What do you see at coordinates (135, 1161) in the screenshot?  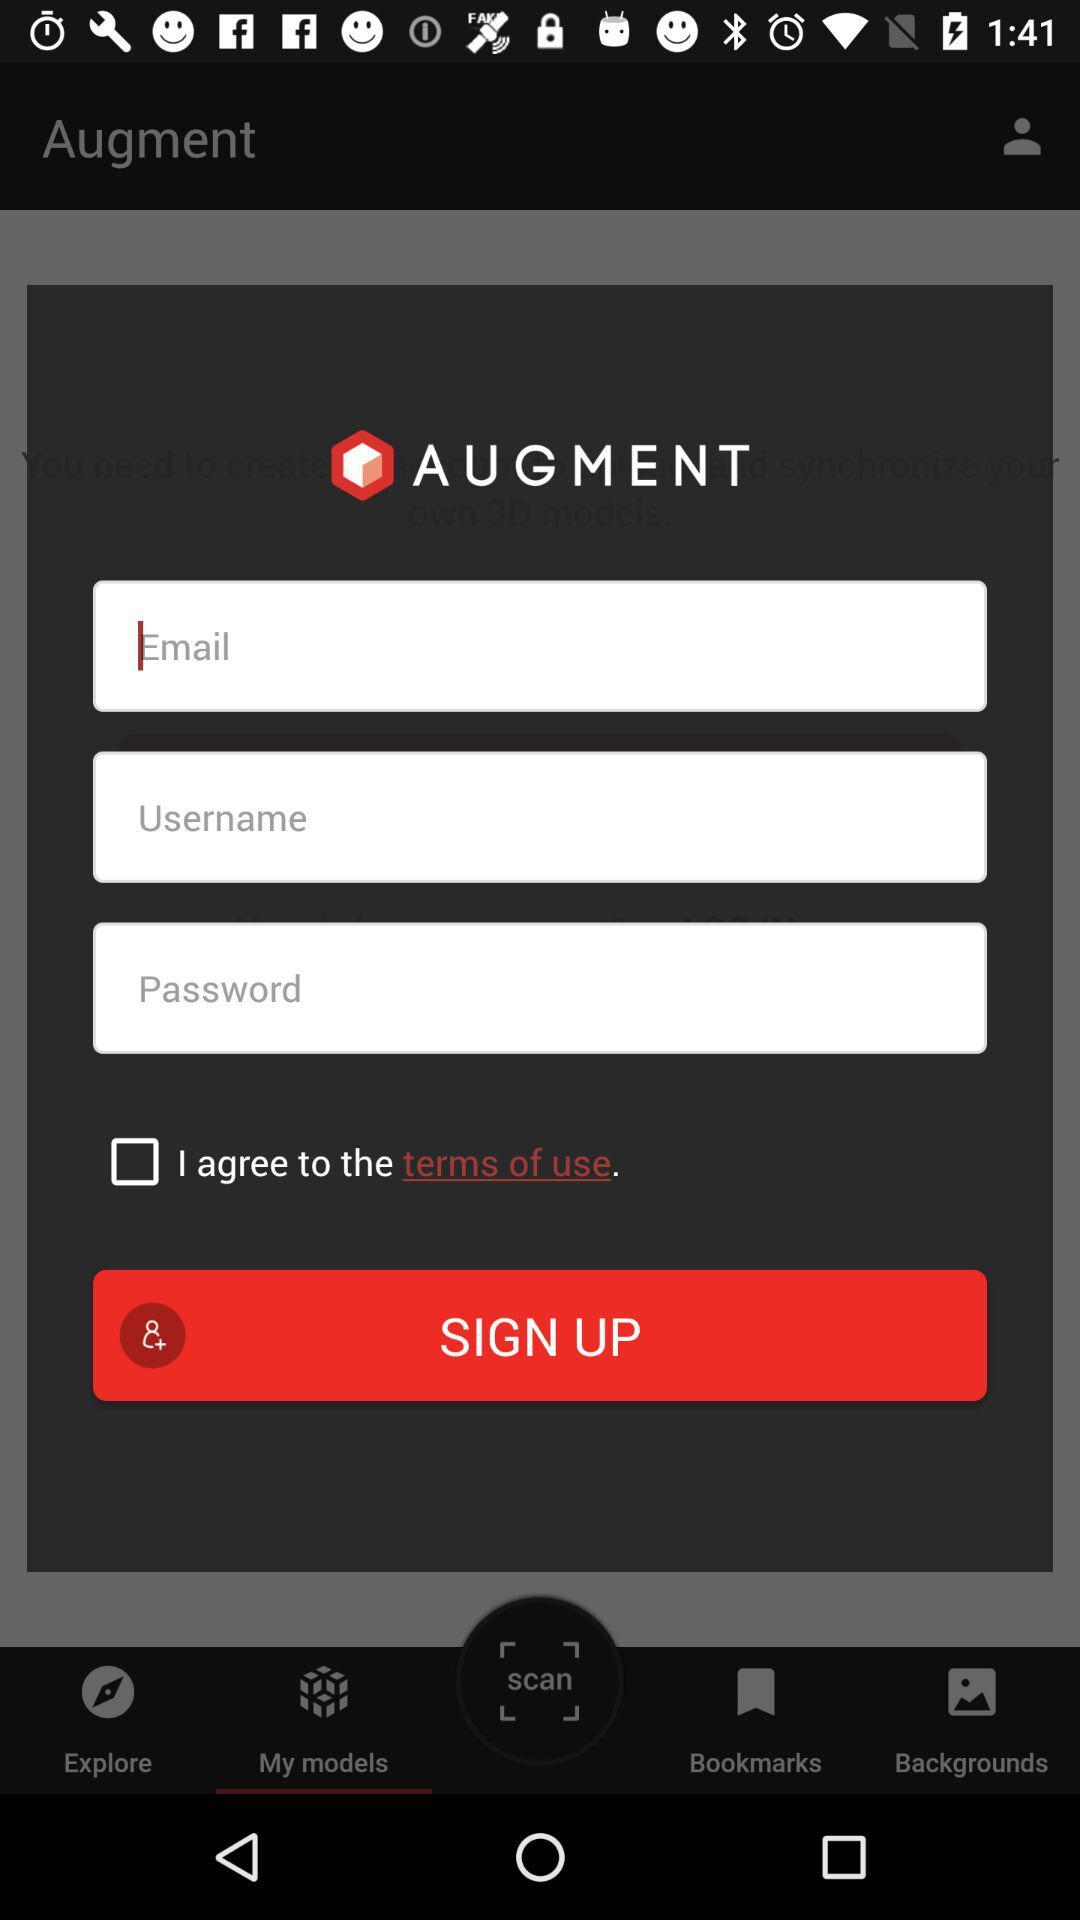 I see `the item next to i agree to icon` at bounding box center [135, 1161].